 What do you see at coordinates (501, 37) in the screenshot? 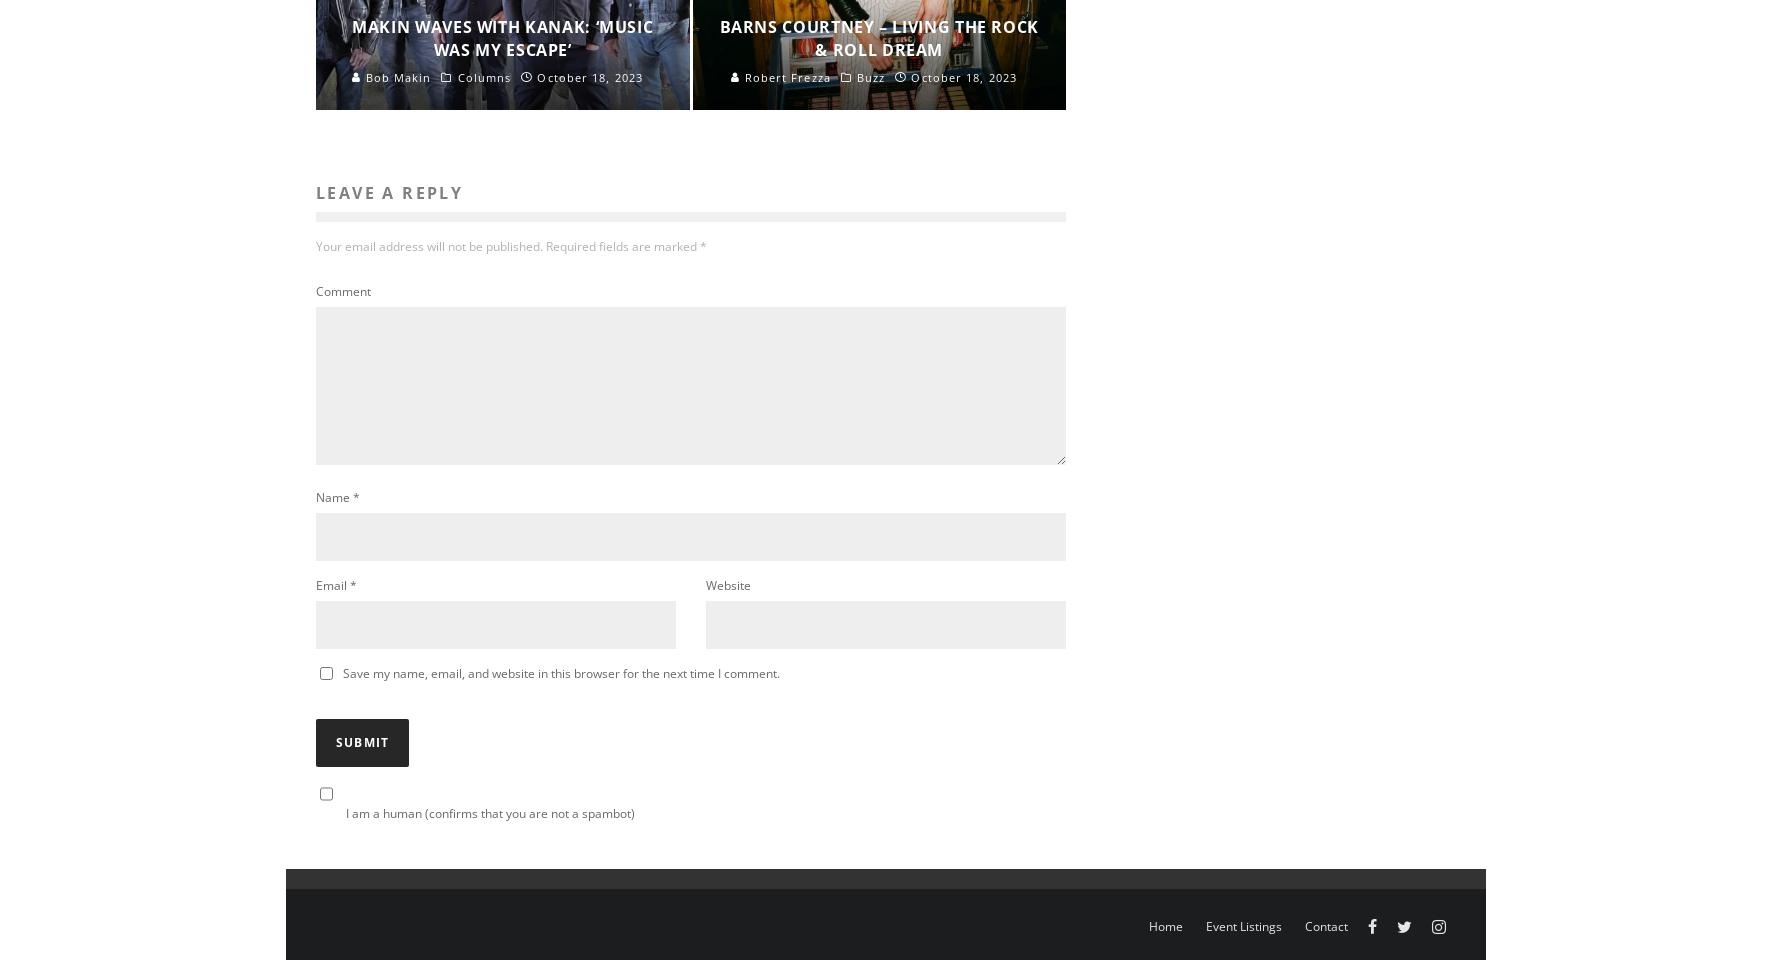
I see `'Makin Waves with Kanak: ‘Music Was My Escape’'` at bounding box center [501, 37].